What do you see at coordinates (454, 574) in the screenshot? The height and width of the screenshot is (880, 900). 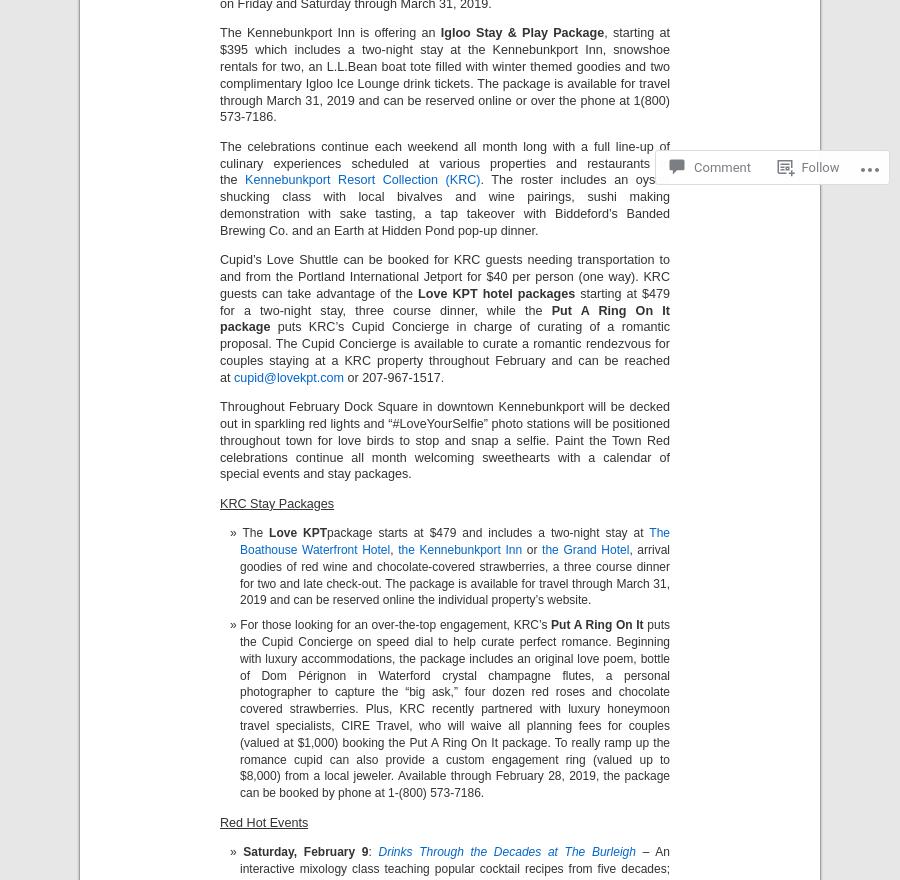 I see `', arrival goodies of red wine and chocolate-covered strawberries, a three course dinner for two and late check-out. The package is available for travel through March 31, 2019 and can be reserved online the individual property’s website.'` at bounding box center [454, 574].